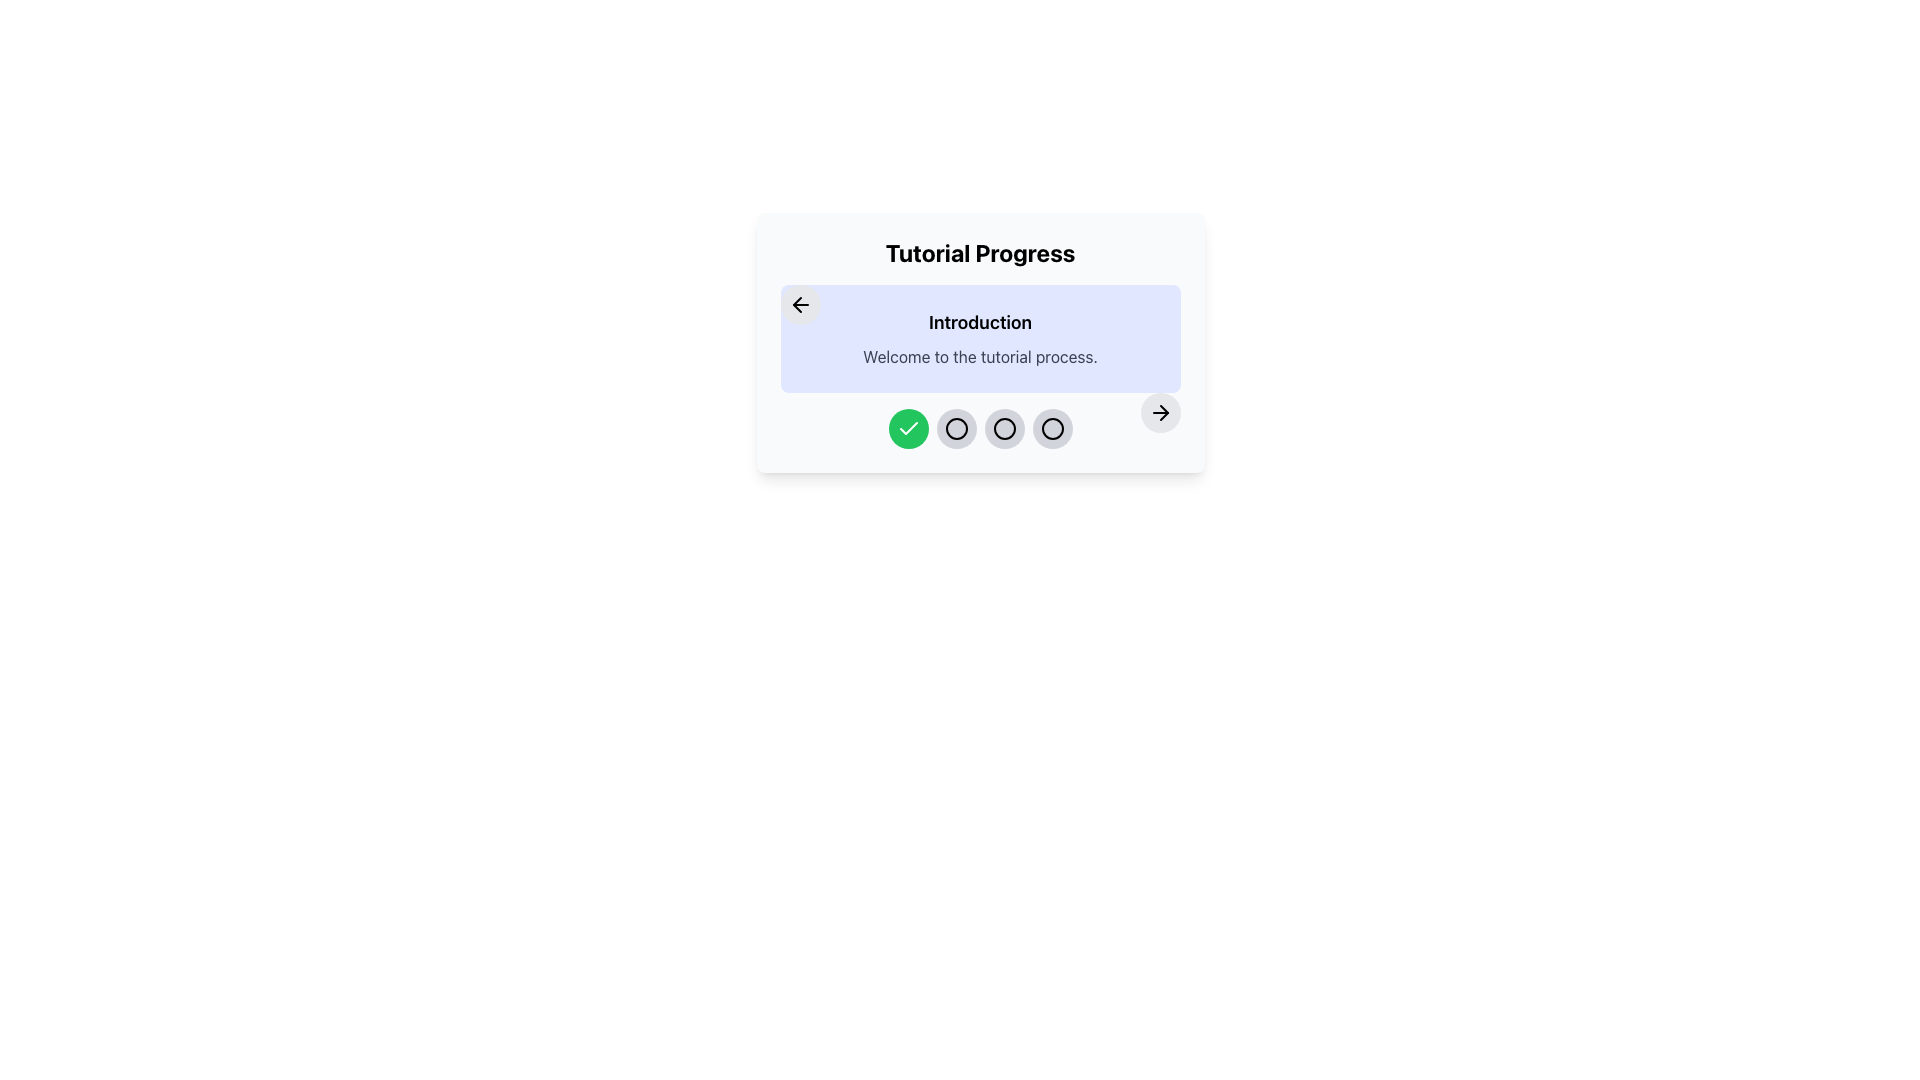 The image size is (1920, 1080). I want to click on the first circular button in the lower central part of the interface to confirm or mark a step as done, so click(907, 427).